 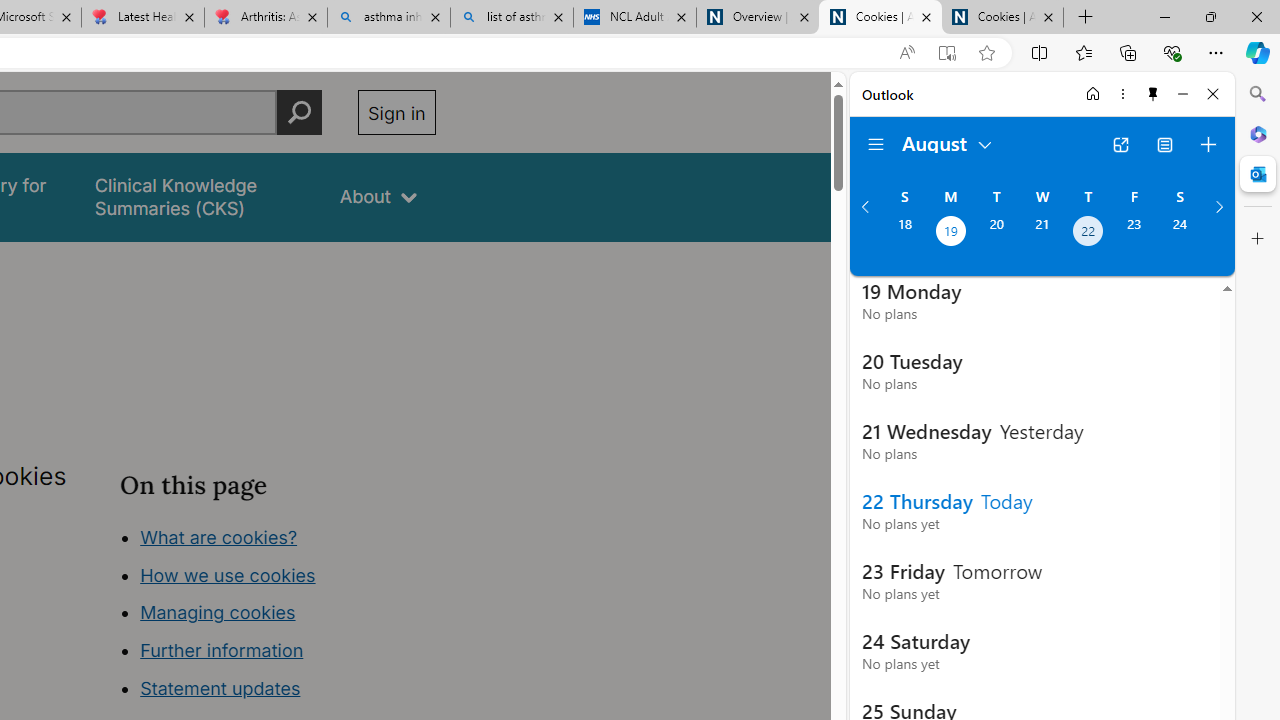 I want to click on 'Thursday, August 22, 2024. Today. ', so click(x=1087, y=232).